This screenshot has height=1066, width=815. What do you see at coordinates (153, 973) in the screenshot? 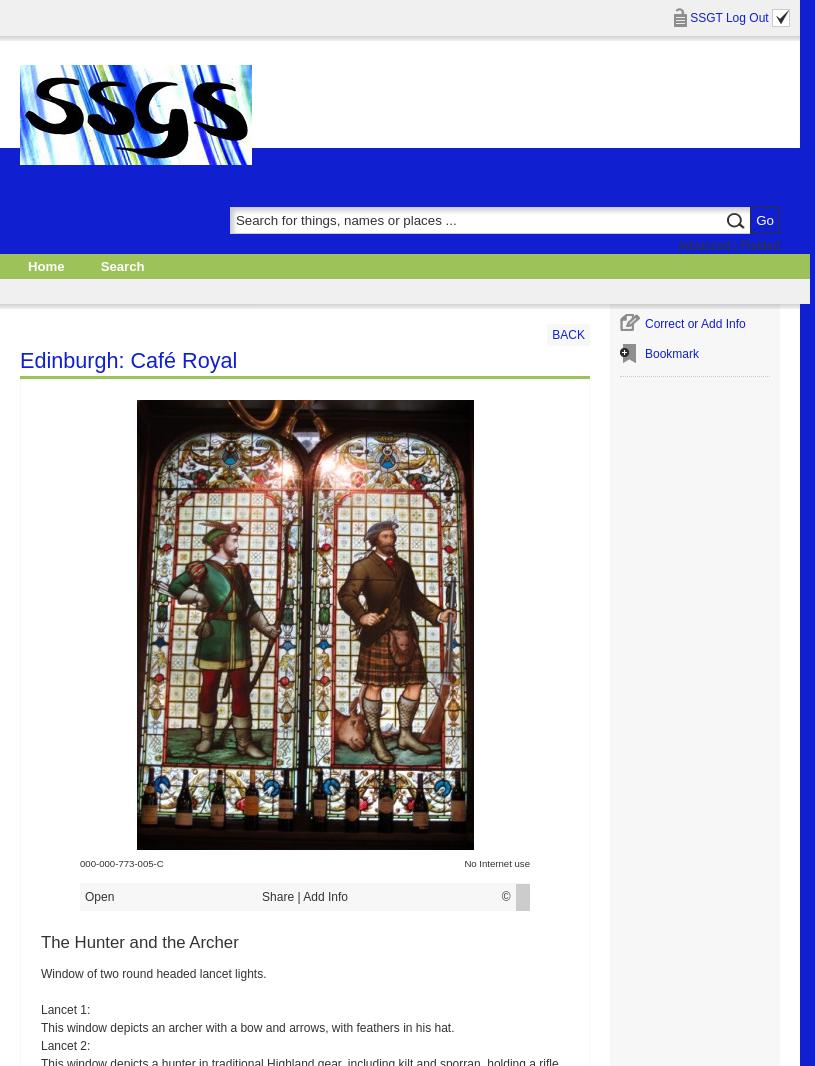
I see `'Window of  two round headed lancet lights.'` at bounding box center [153, 973].